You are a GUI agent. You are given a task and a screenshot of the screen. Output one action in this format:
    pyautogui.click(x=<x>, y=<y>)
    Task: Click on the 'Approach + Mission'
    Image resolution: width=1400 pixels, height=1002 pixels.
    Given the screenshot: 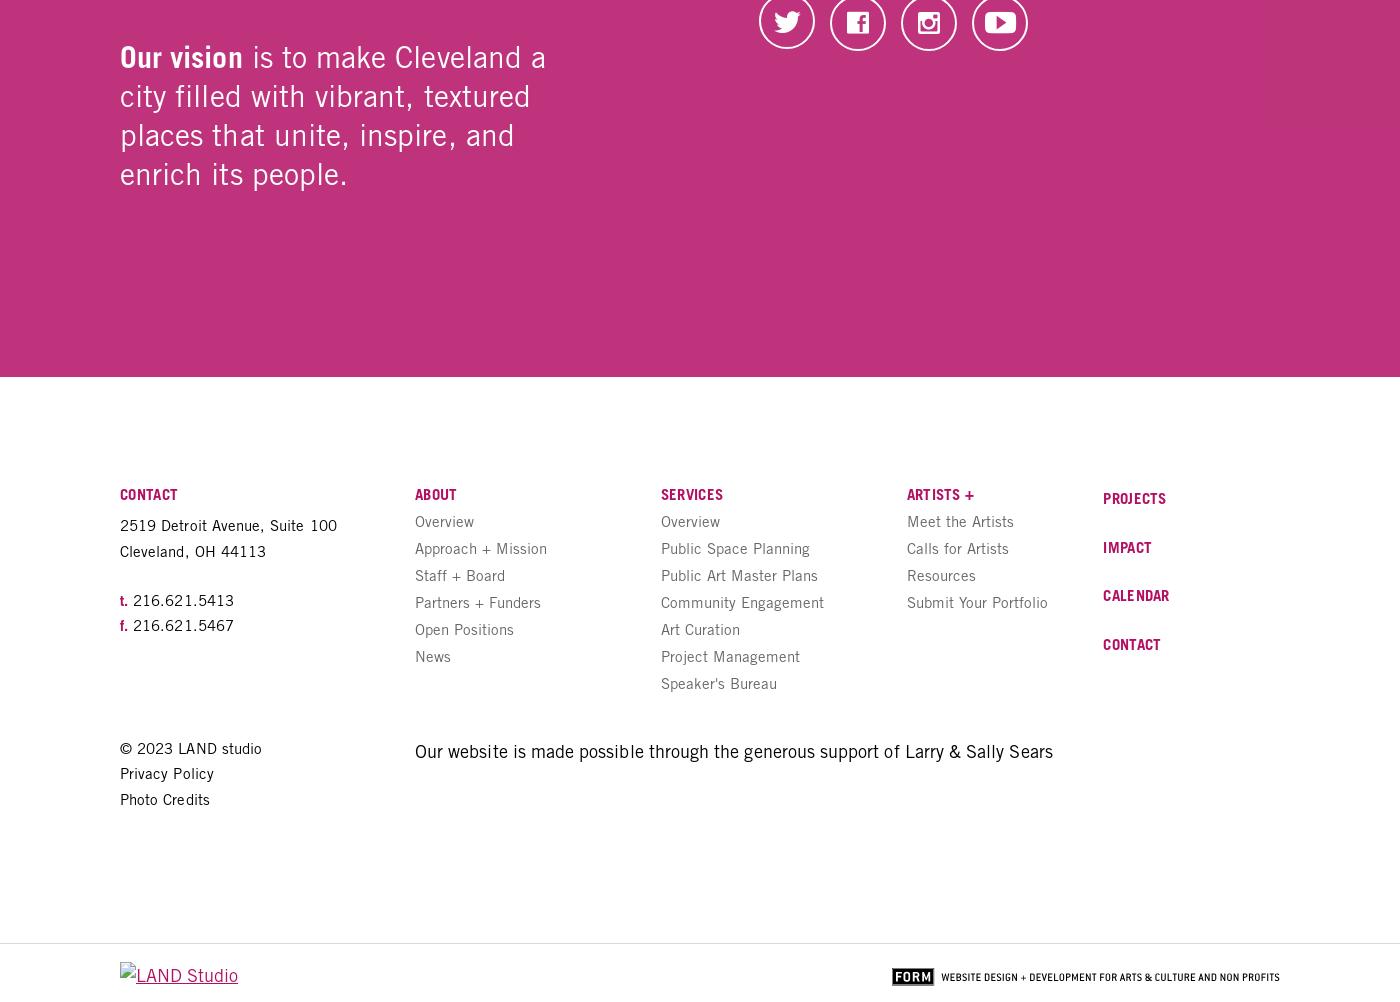 What is the action you would take?
    pyautogui.click(x=481, y=548)
    